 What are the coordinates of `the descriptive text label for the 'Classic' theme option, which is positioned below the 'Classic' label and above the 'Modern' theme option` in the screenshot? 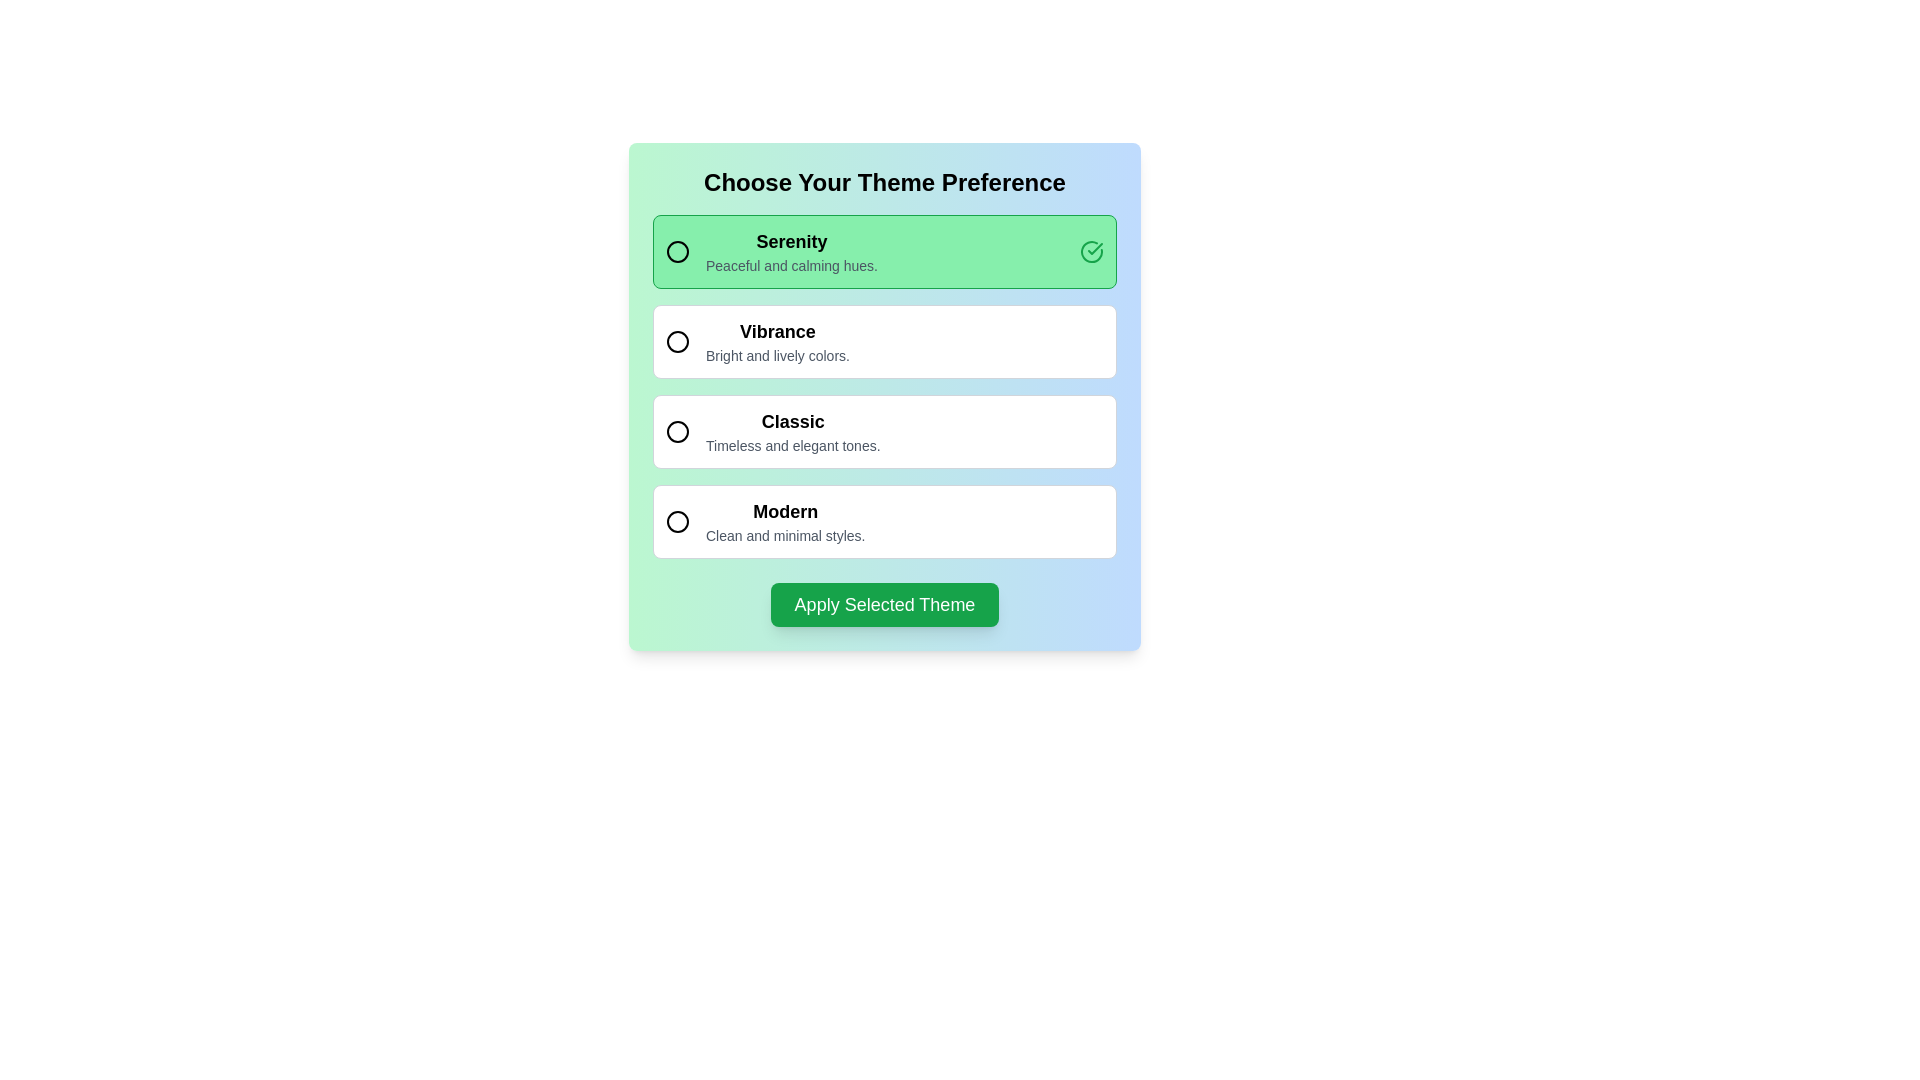 It's located at (792, 445).